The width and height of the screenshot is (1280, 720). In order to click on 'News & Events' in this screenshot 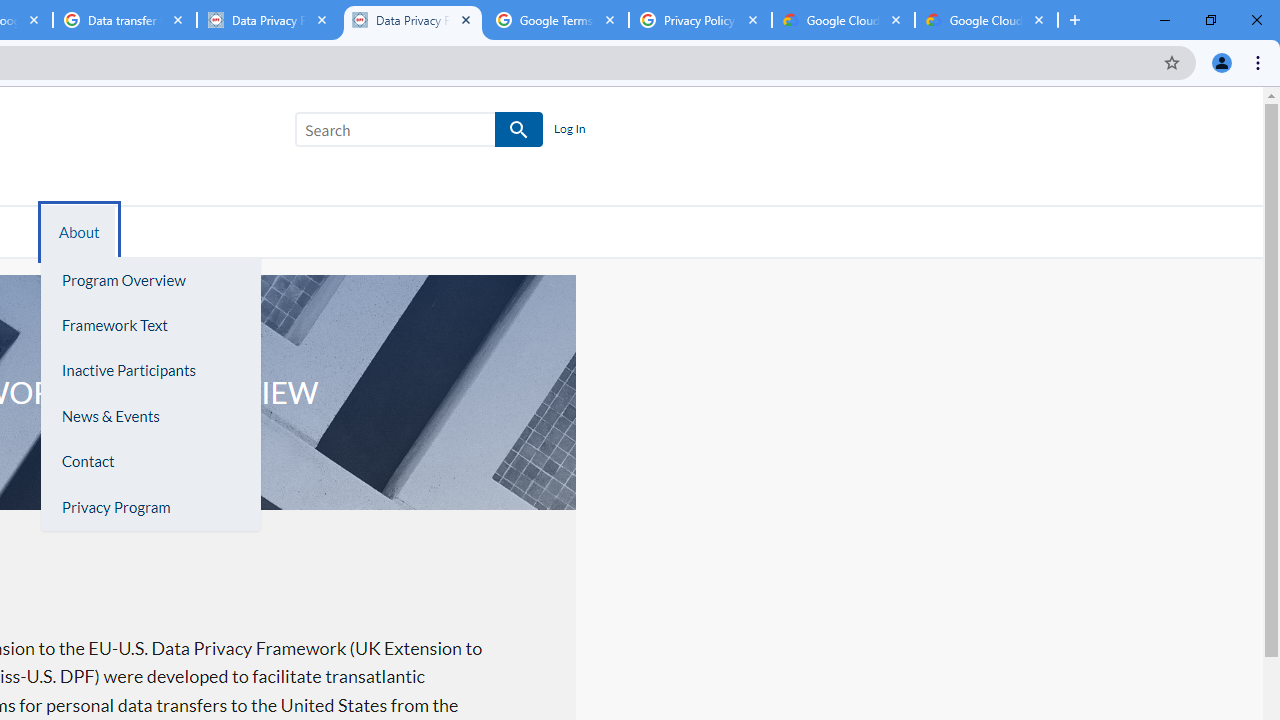, I will do `click(149, 415)`.